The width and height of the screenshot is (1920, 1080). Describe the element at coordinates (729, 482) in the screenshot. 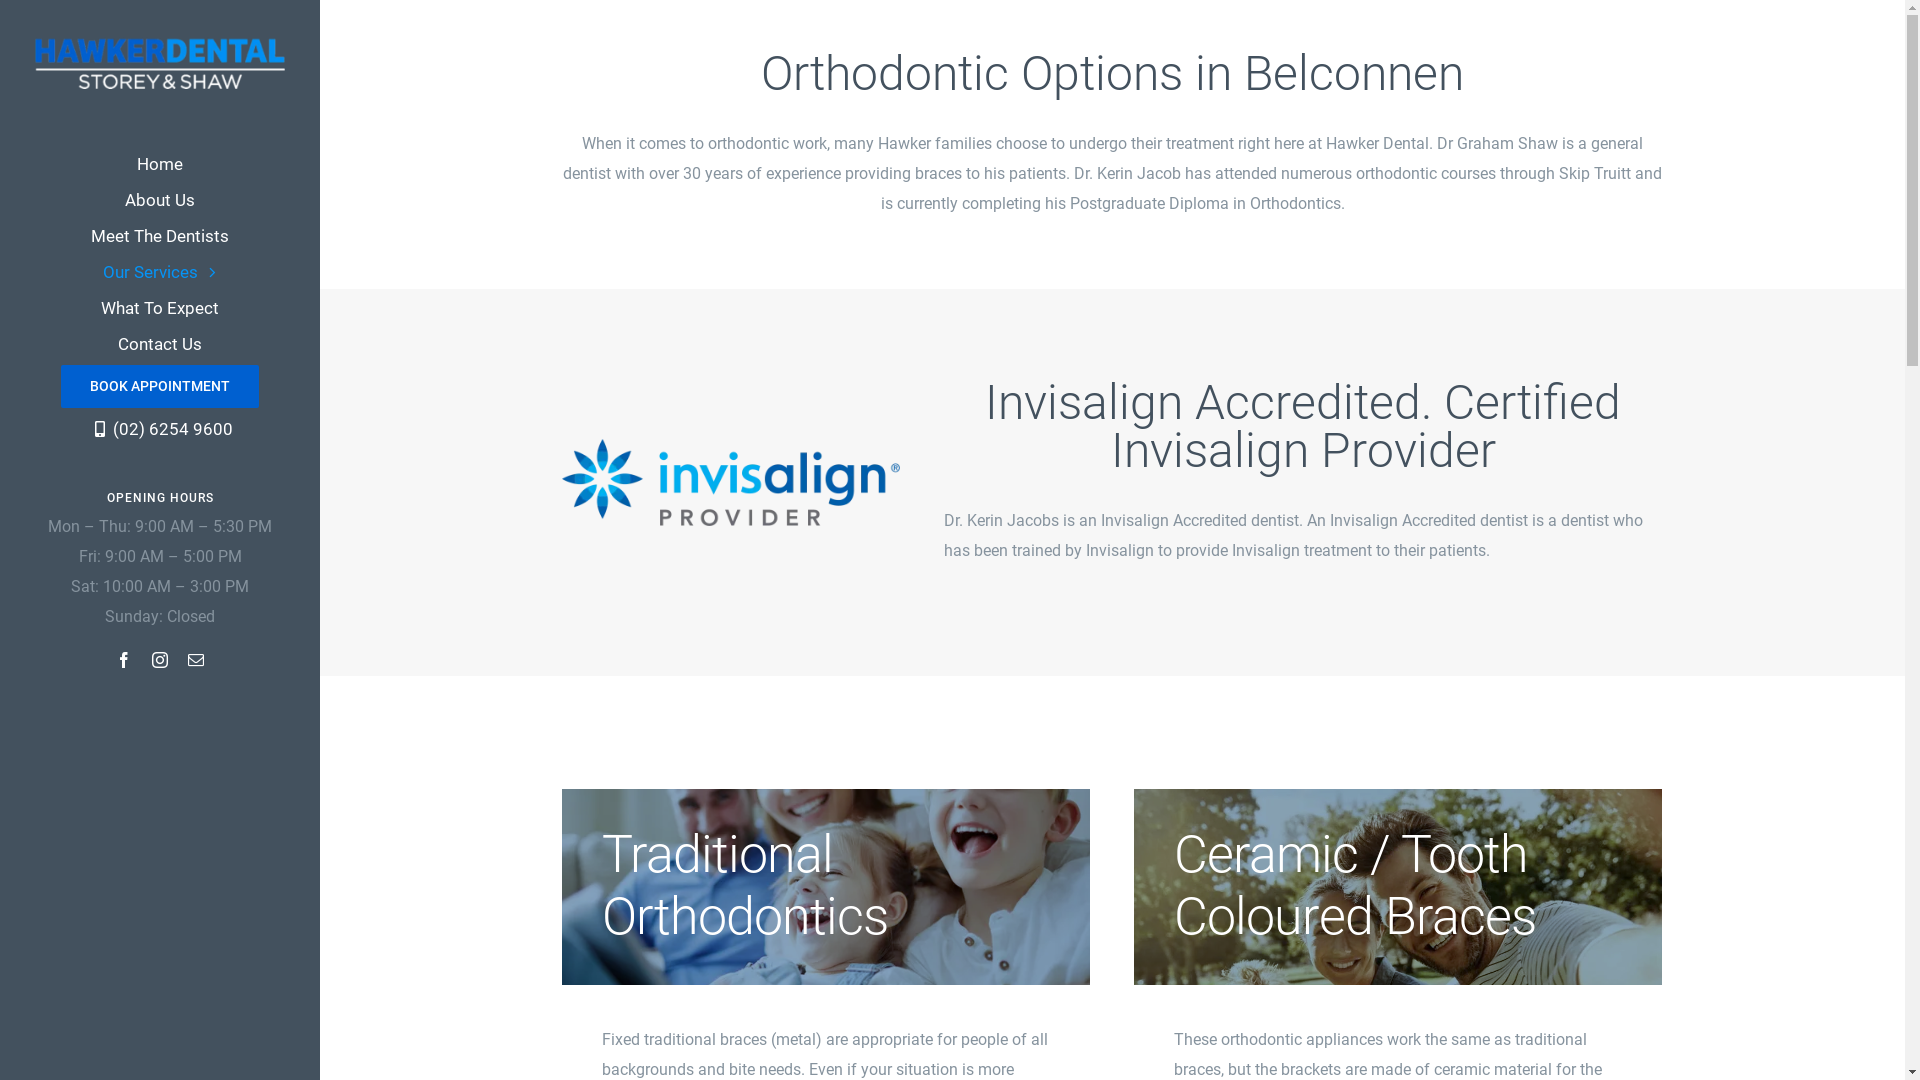

I see `'Invisalign-Provider-Logo-RGB'` at that location.